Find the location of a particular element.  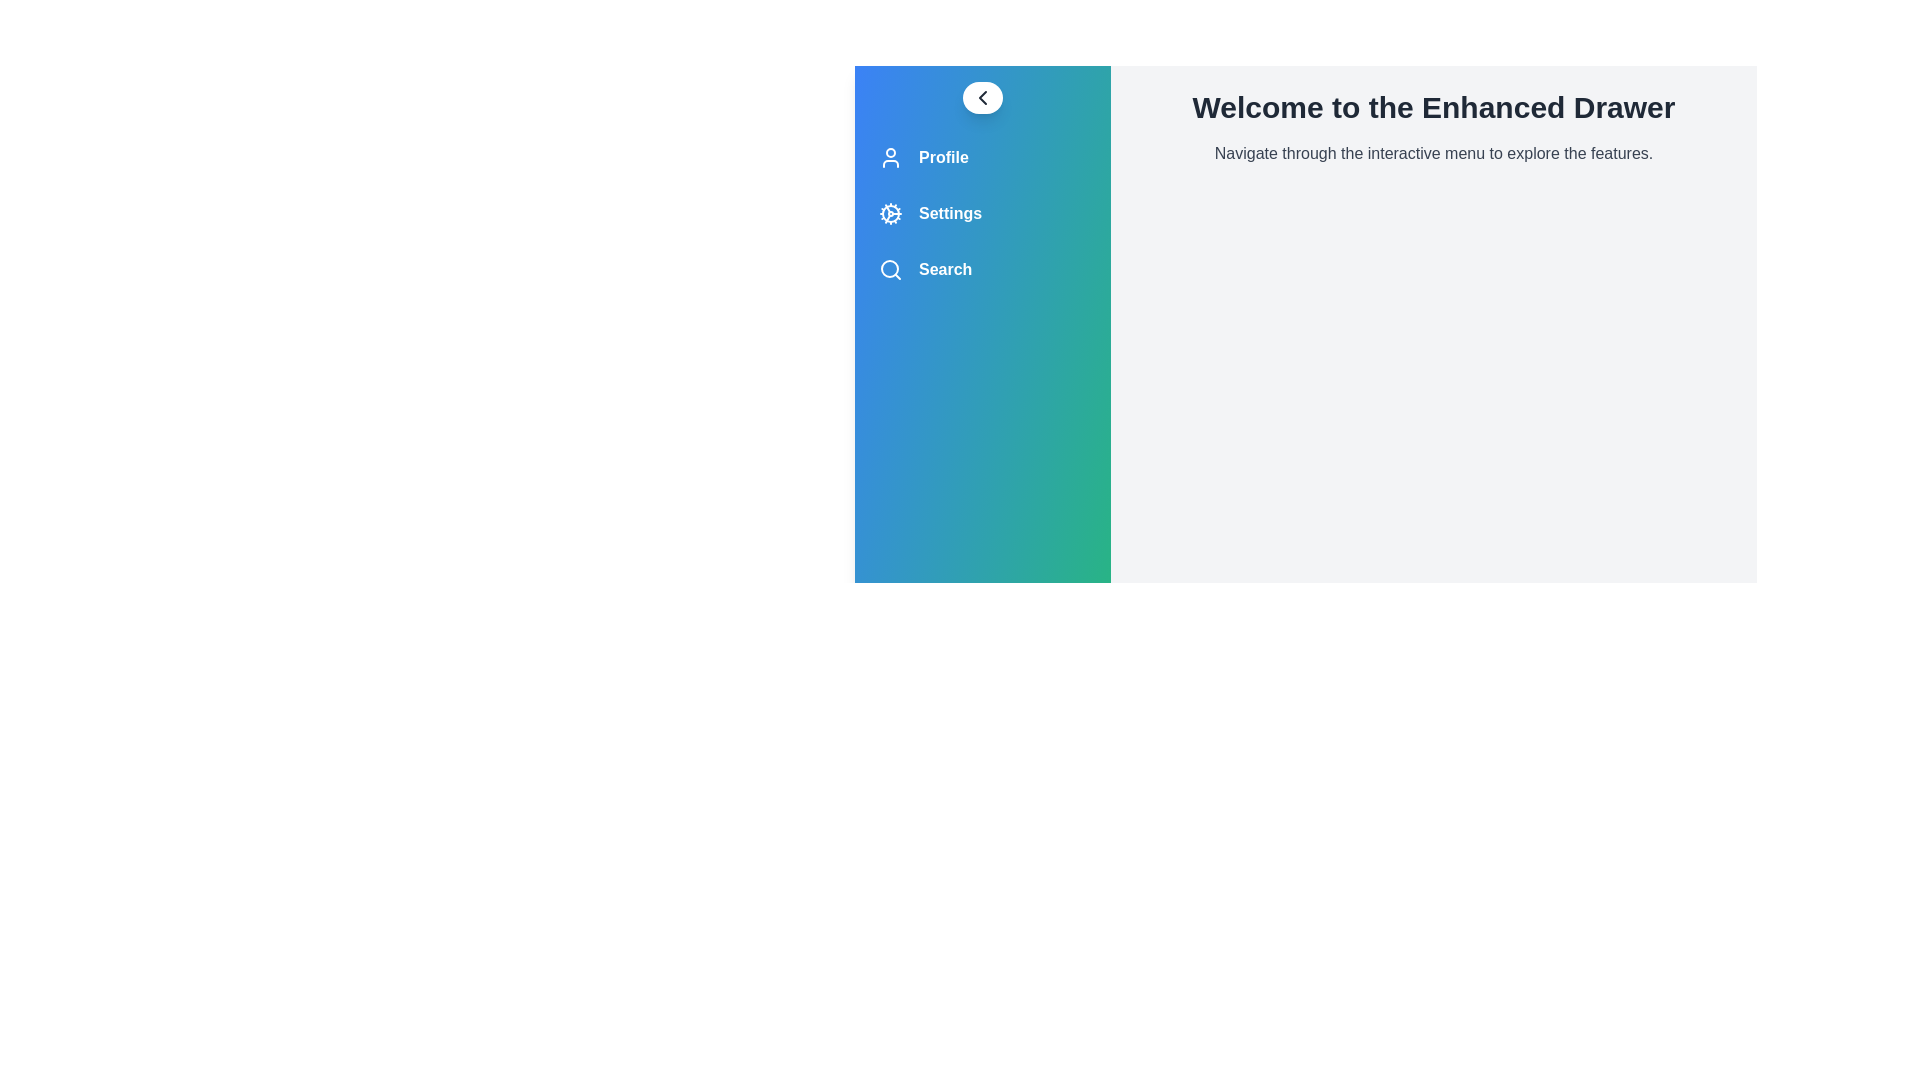

the 'Search' menu item is located at coordinates (983, 270).